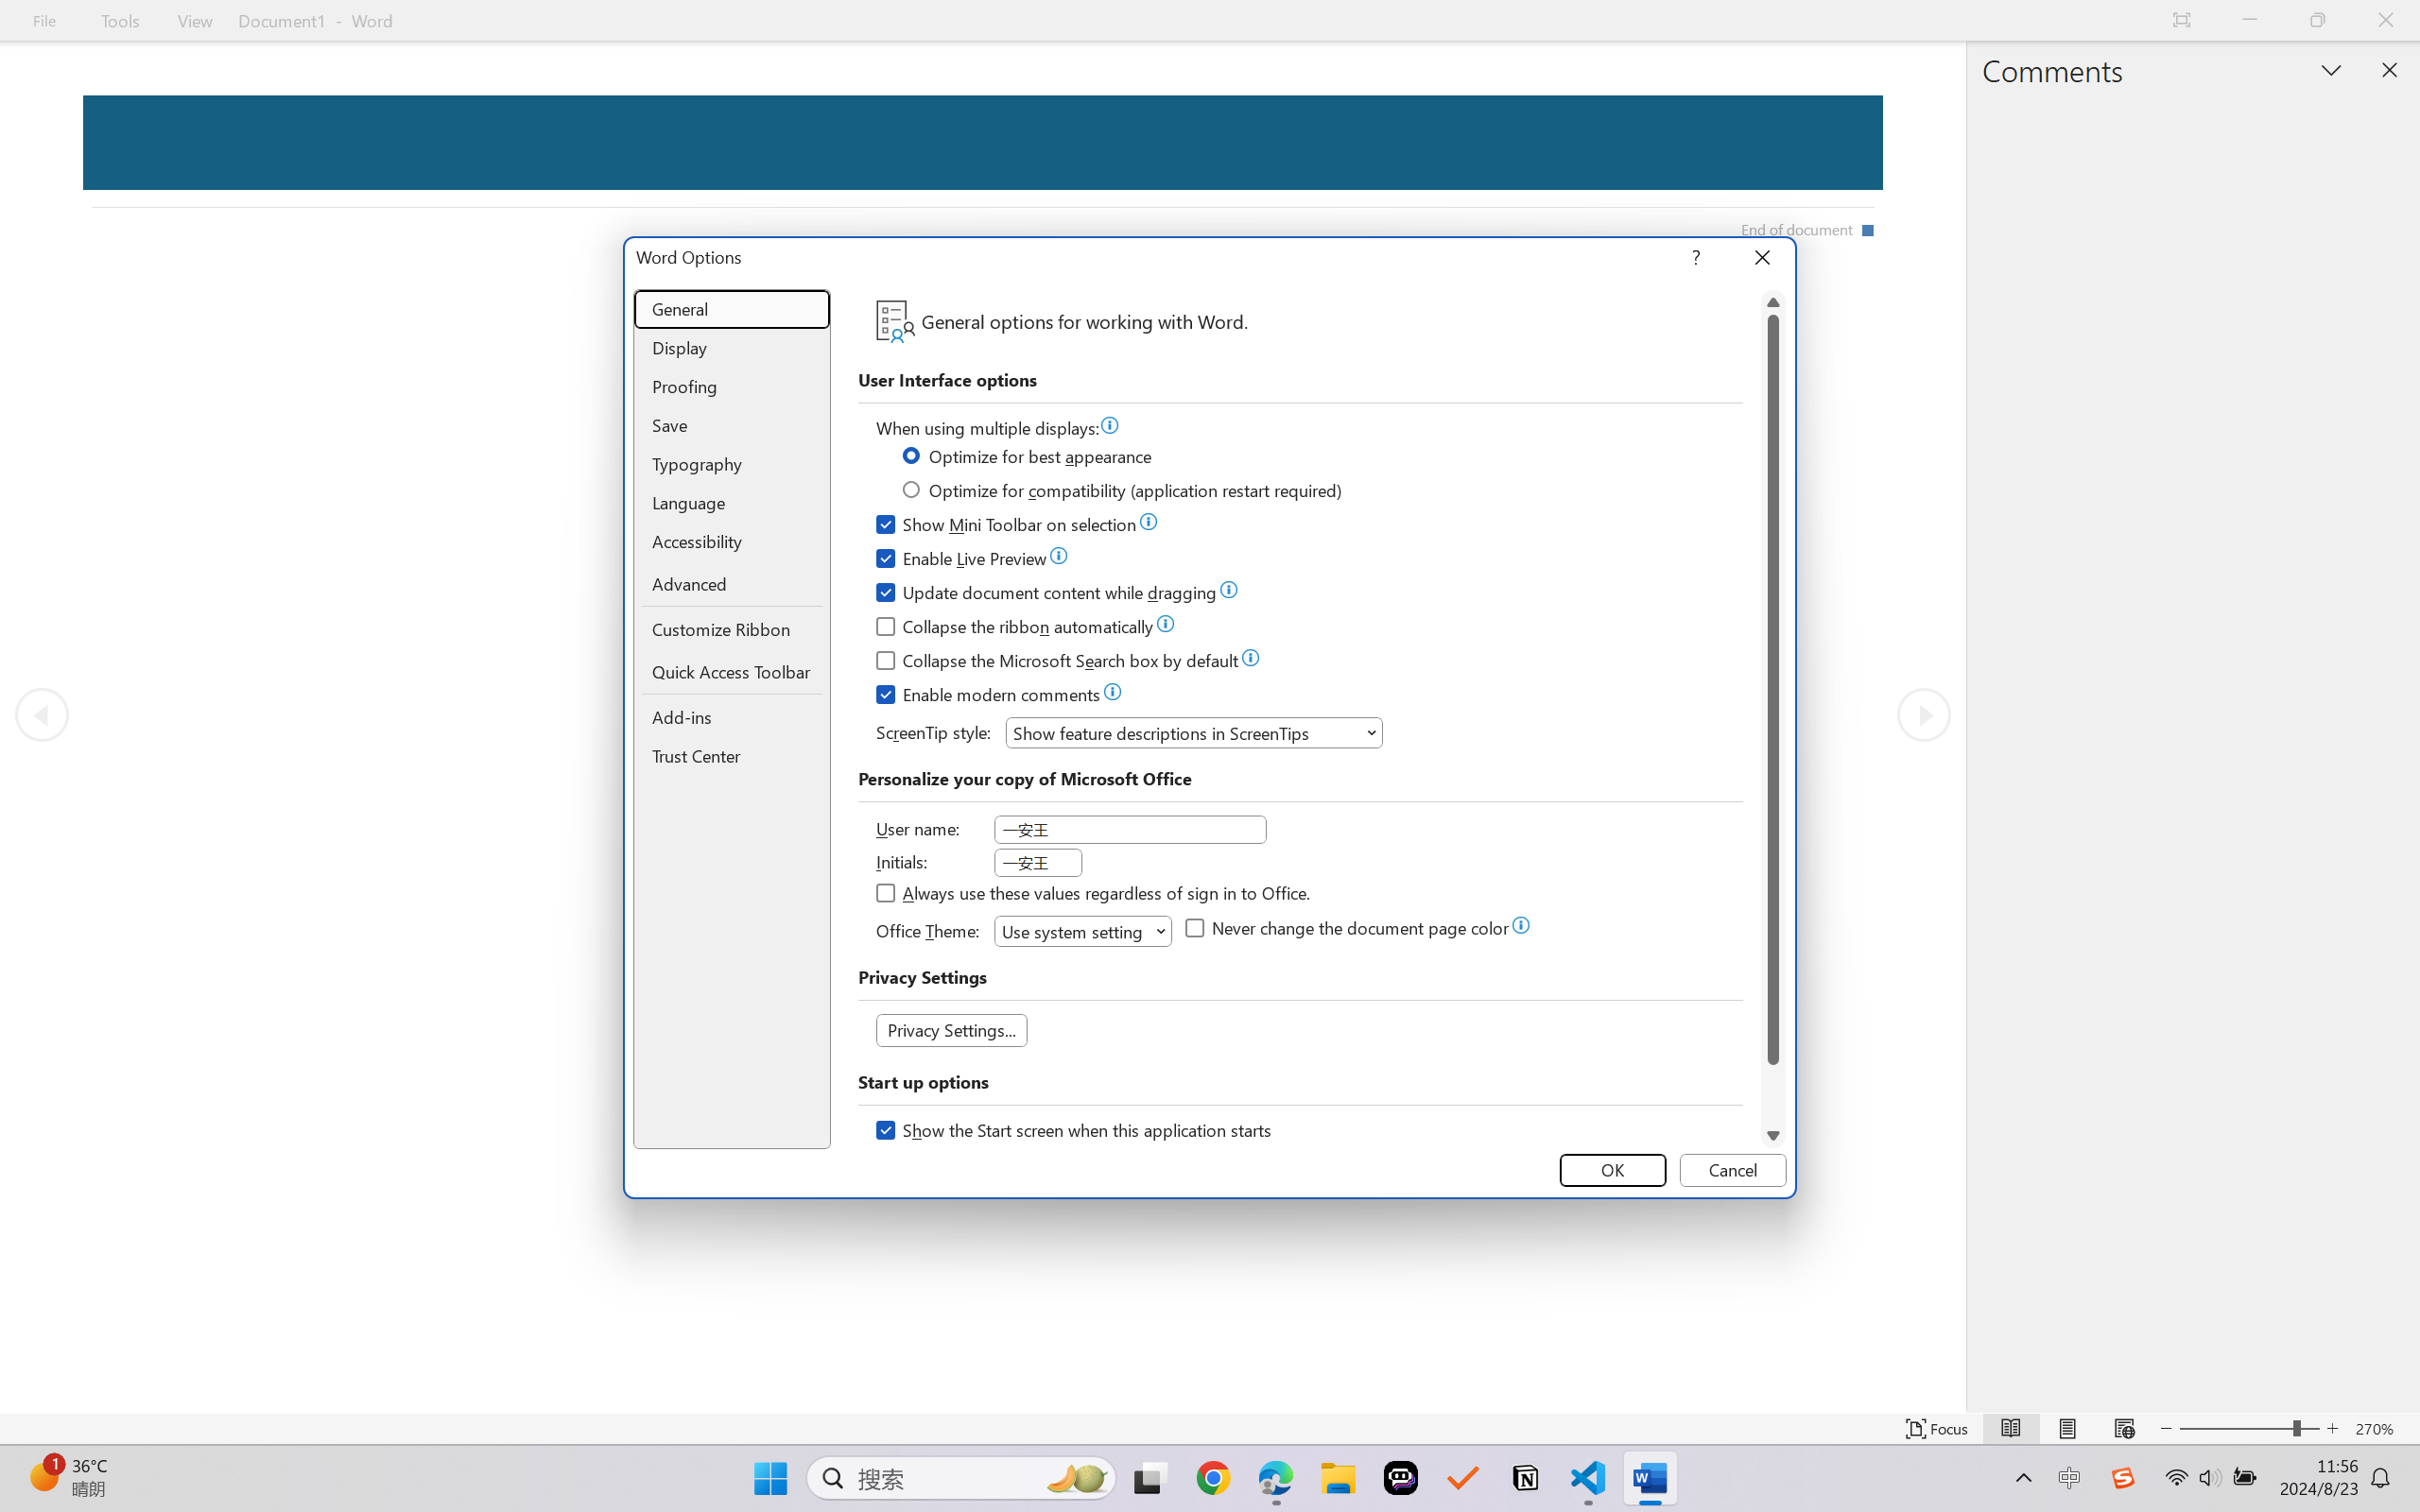 The width and height of the screenshot is (2420, 1512). I want to click on 'Enable modern comments', so click(990, 696).